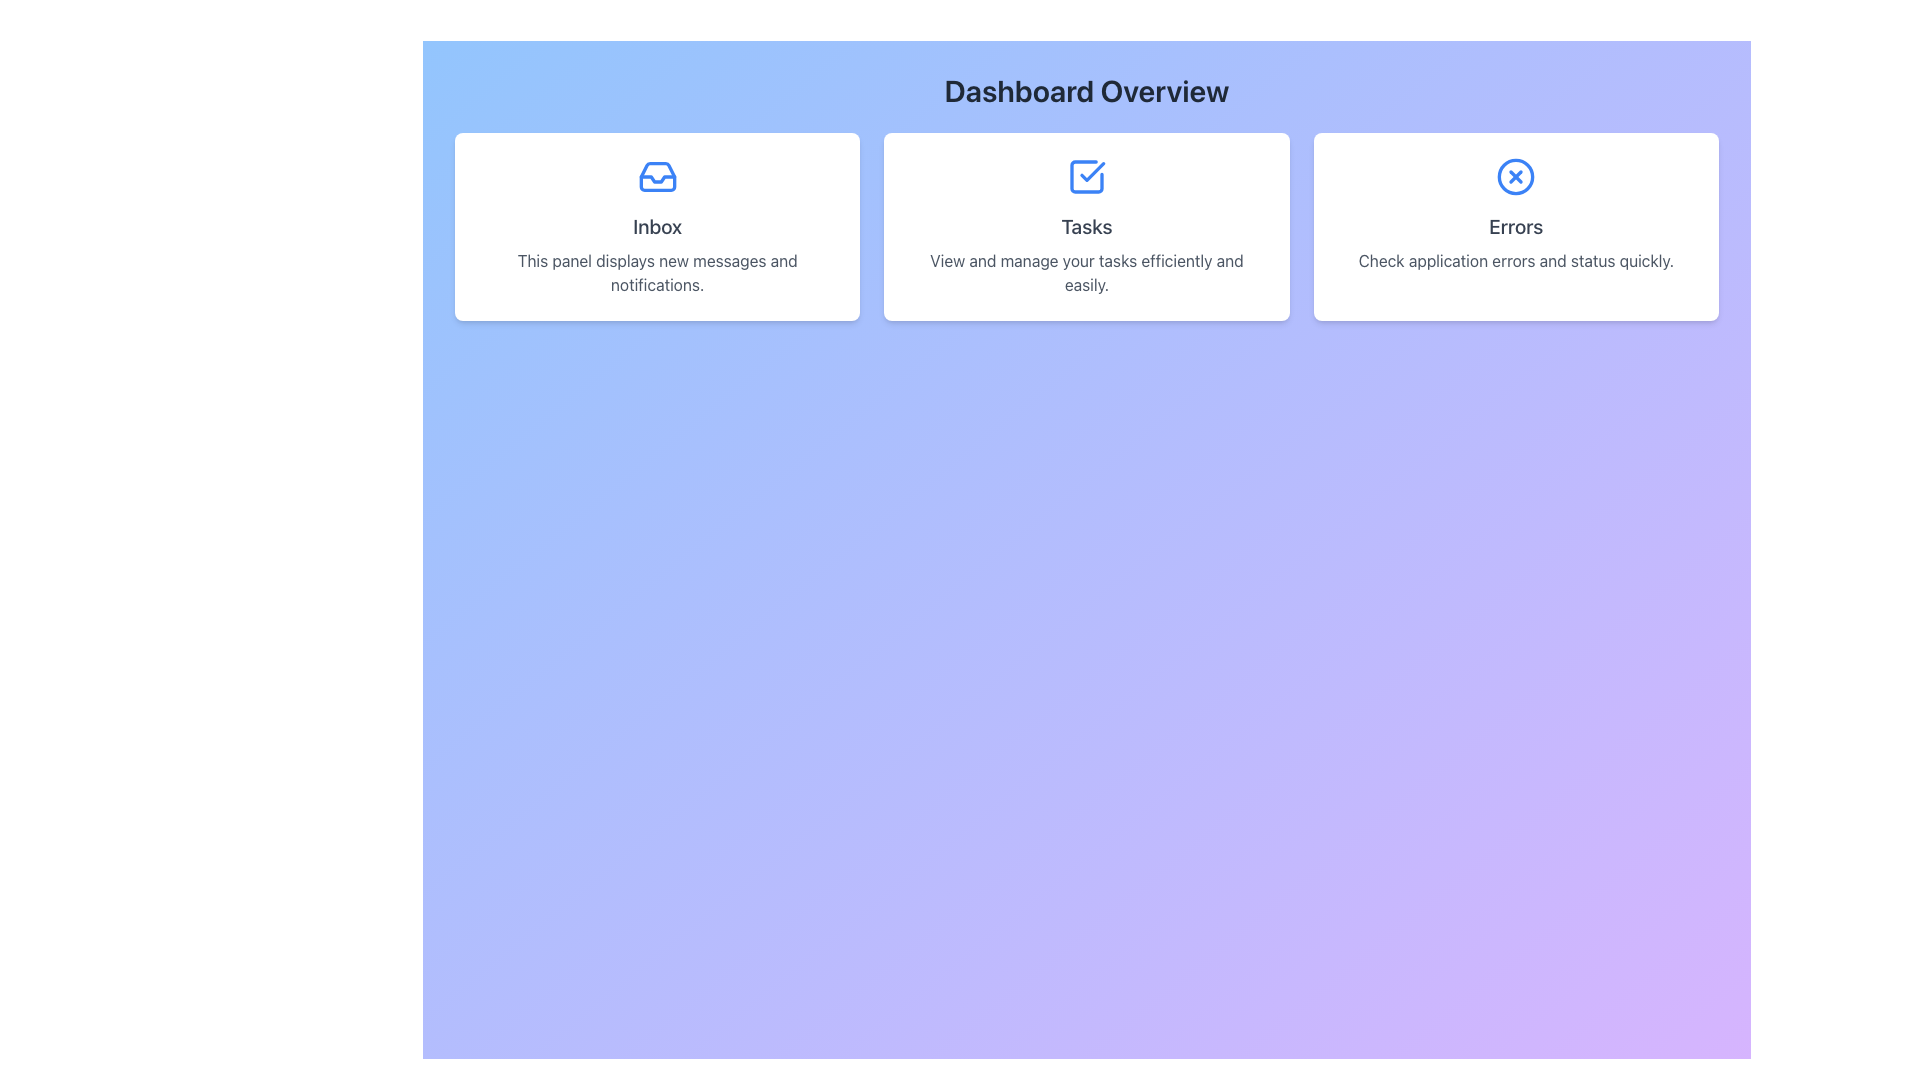  Describe the element at coordinates (1085, 226) in the screenshot. I see `the middle task management card in the Dashboard Overview section through keyboard navigation` at that location.